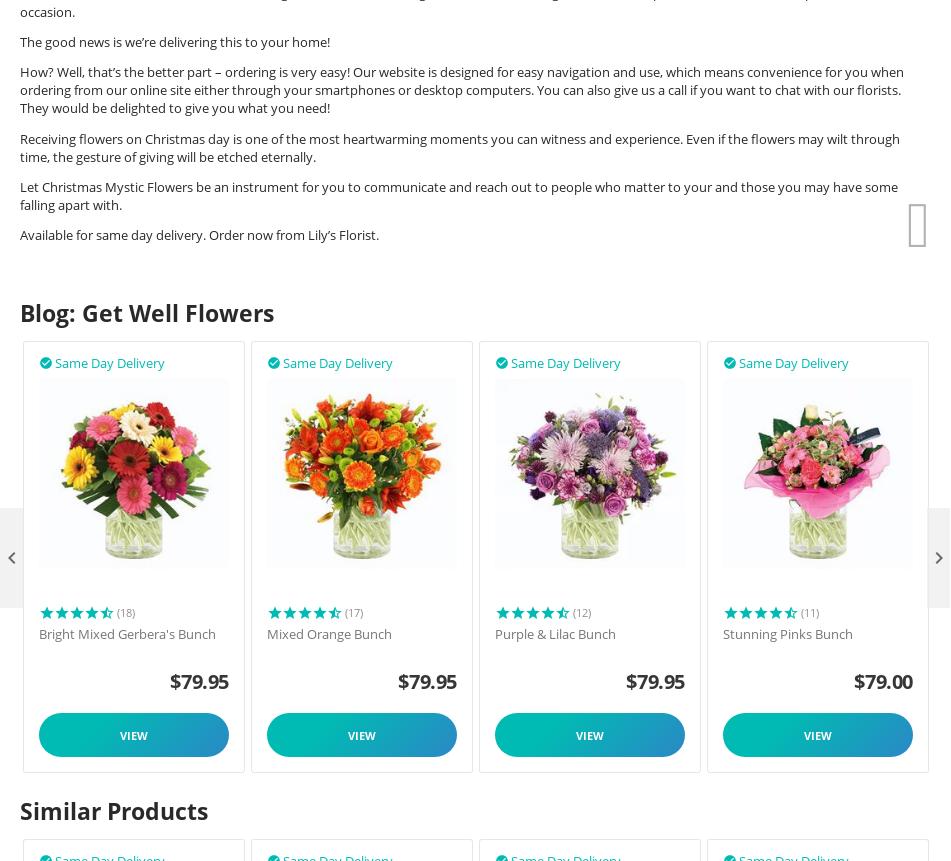 The height and width of the screenshot is (861, 951). What do you see at coordinates (786, 634) in the screenshot?
I see `'Stunning Pinks Bunch'` at bounding box center [786, 634].